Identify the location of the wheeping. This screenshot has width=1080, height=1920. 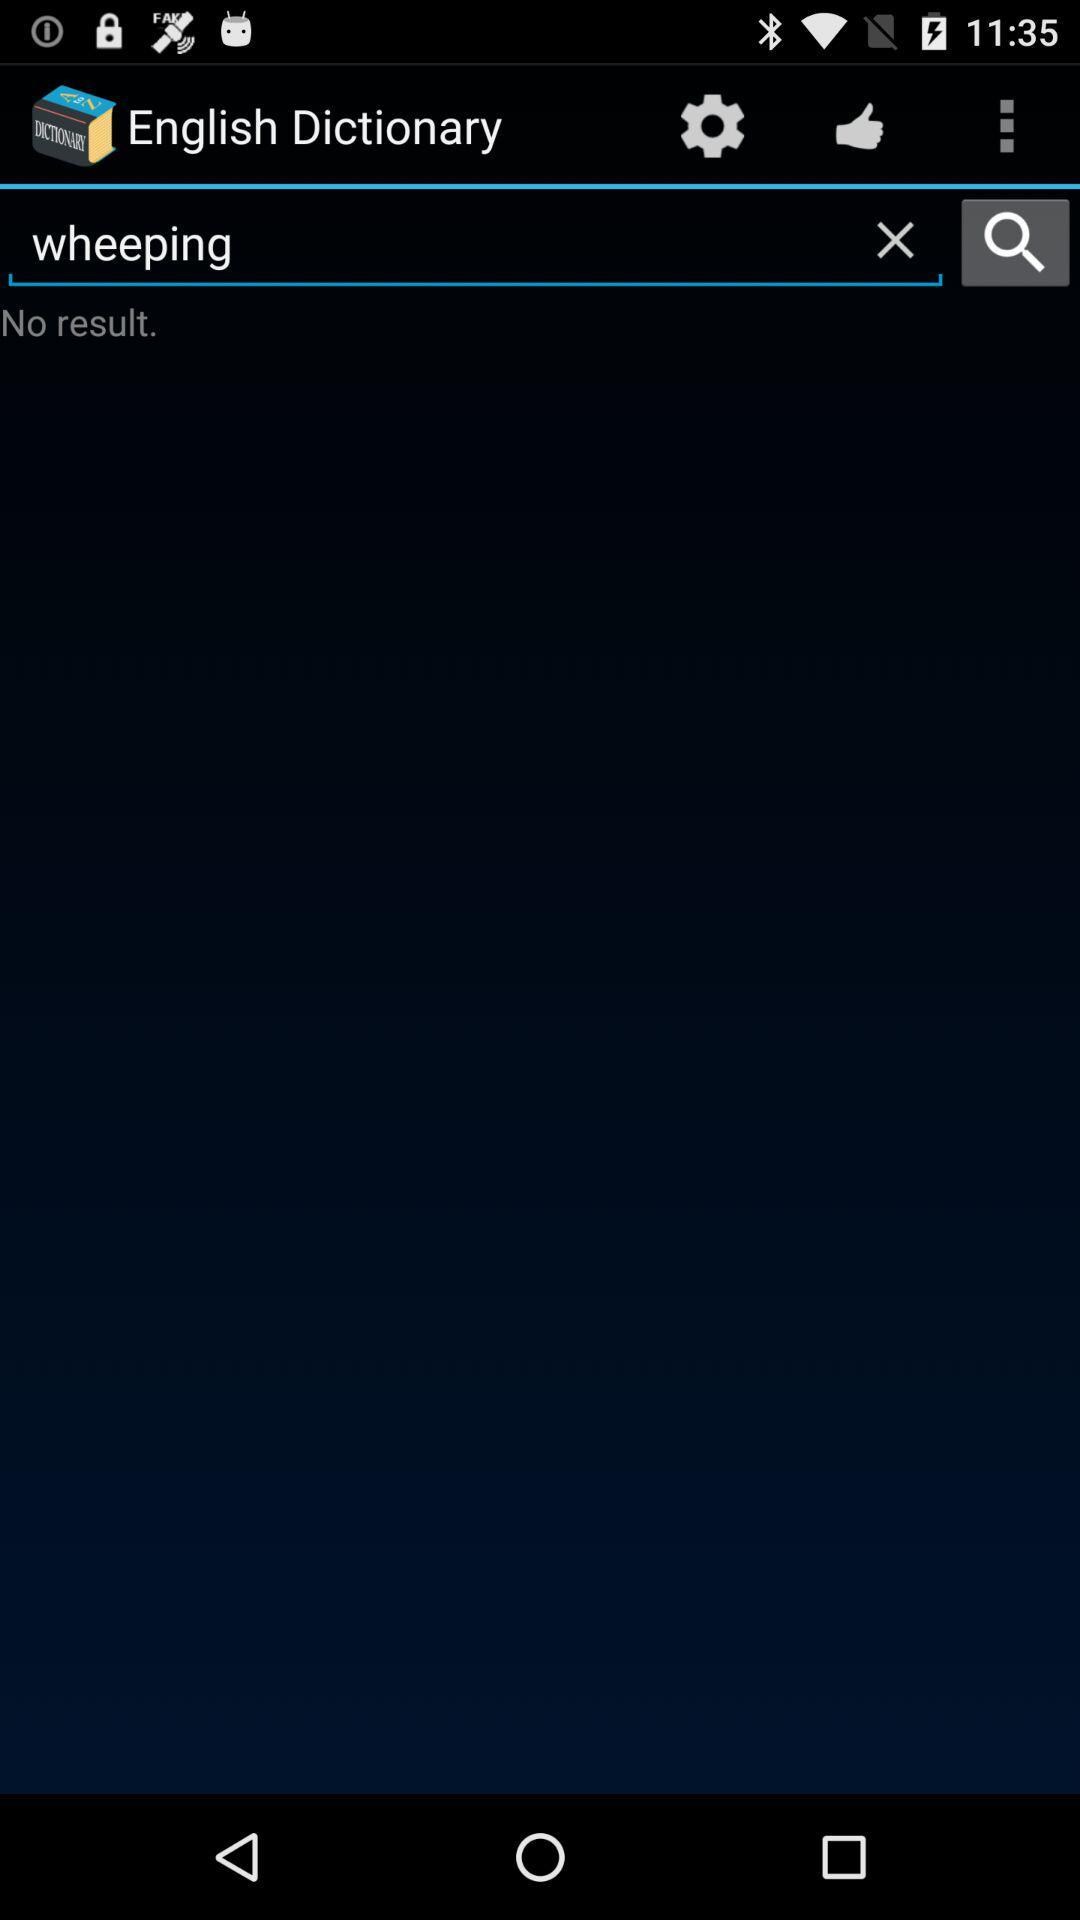
(475, 242).